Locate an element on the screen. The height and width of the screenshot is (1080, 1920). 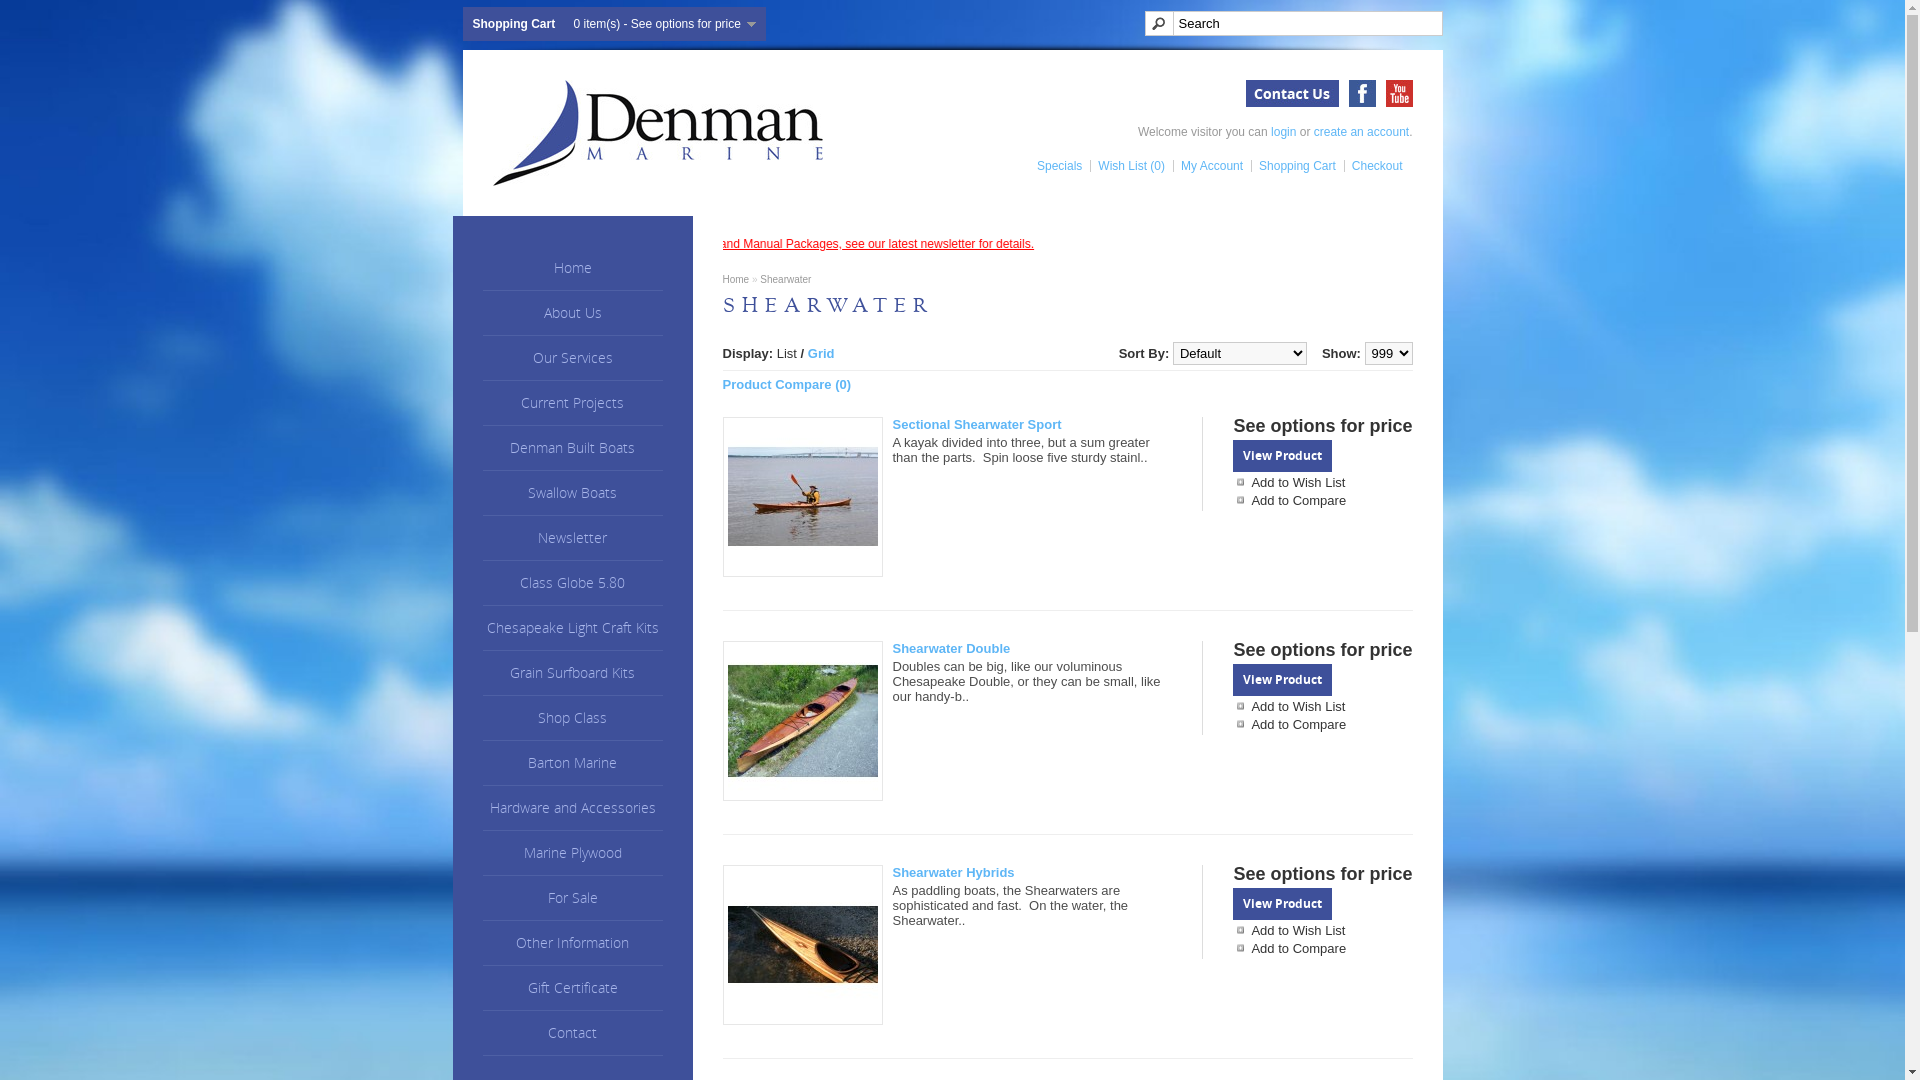
'Class Globe 5.80' is located at coordinates (570, 583).